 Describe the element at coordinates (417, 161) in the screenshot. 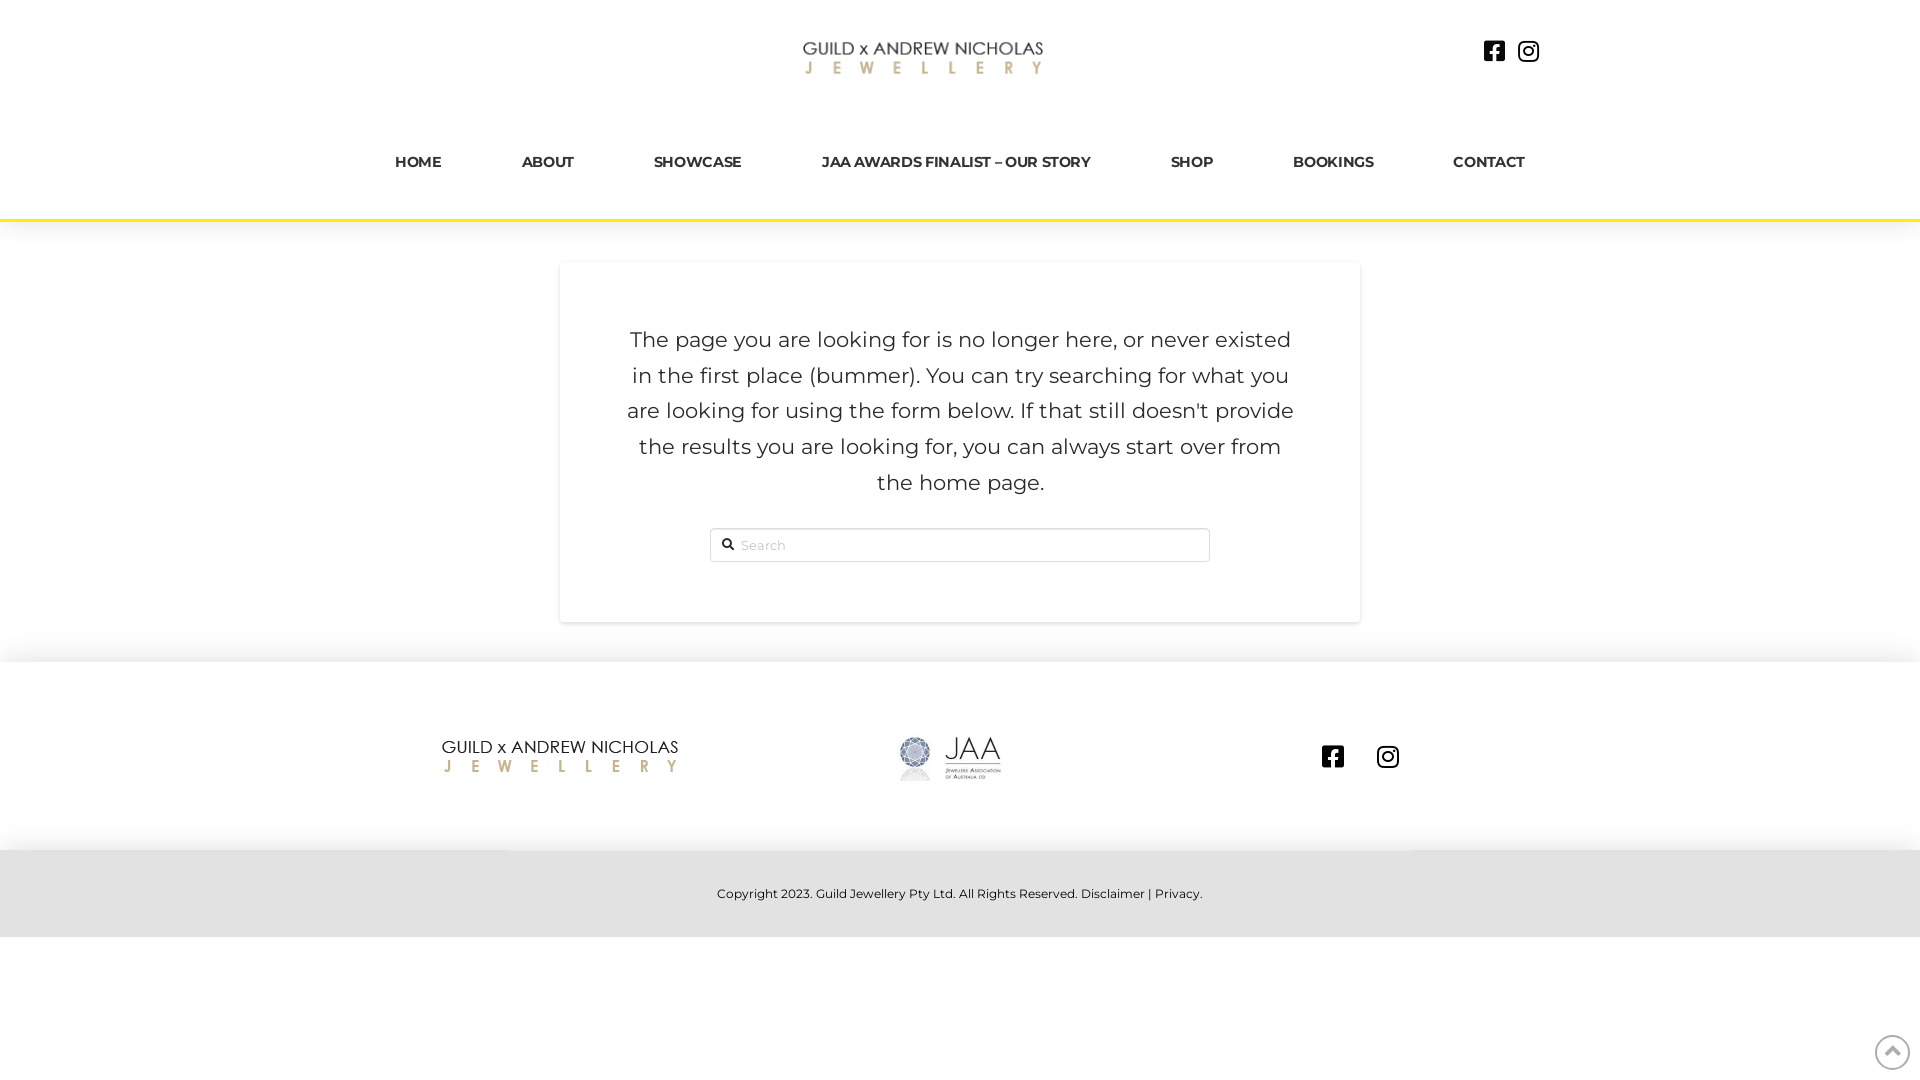

I see `'HOME'` at that location.